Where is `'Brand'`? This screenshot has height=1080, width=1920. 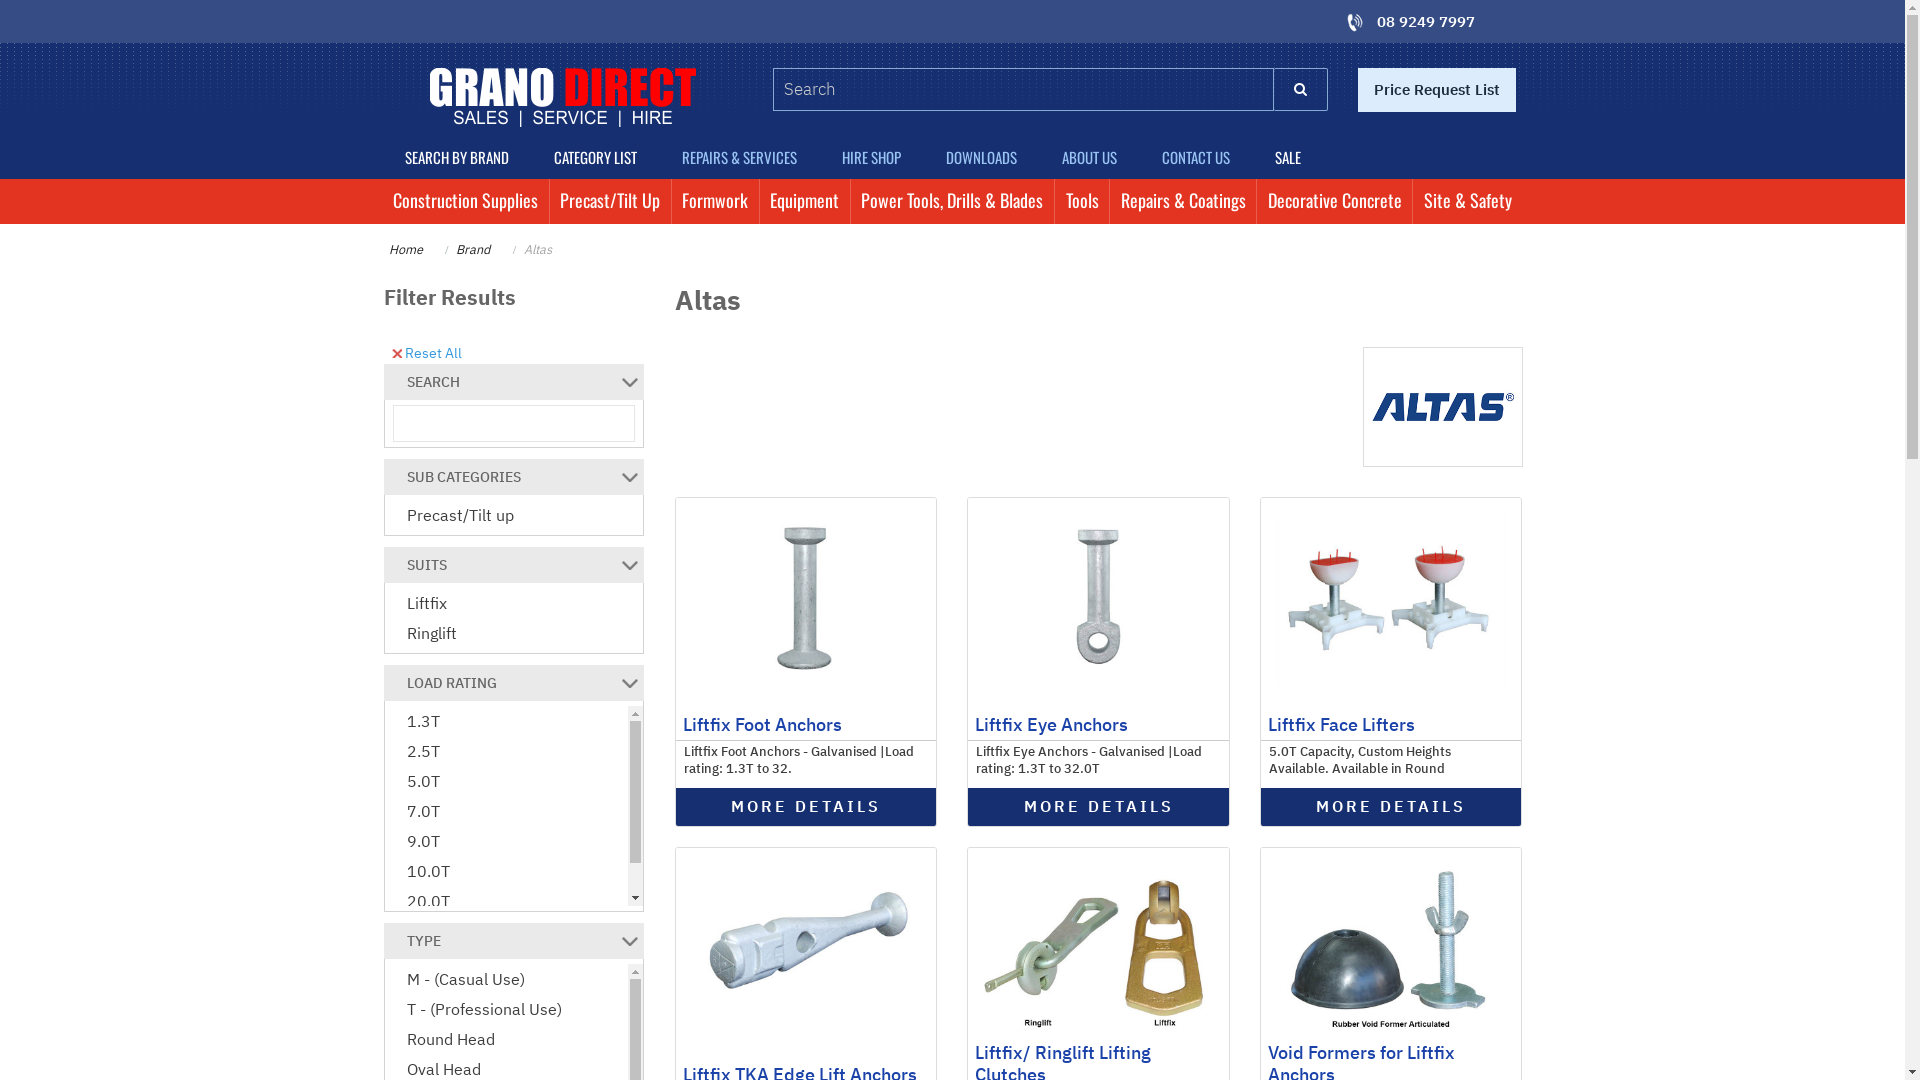 'Brand' is located at coordinates (472, 248).